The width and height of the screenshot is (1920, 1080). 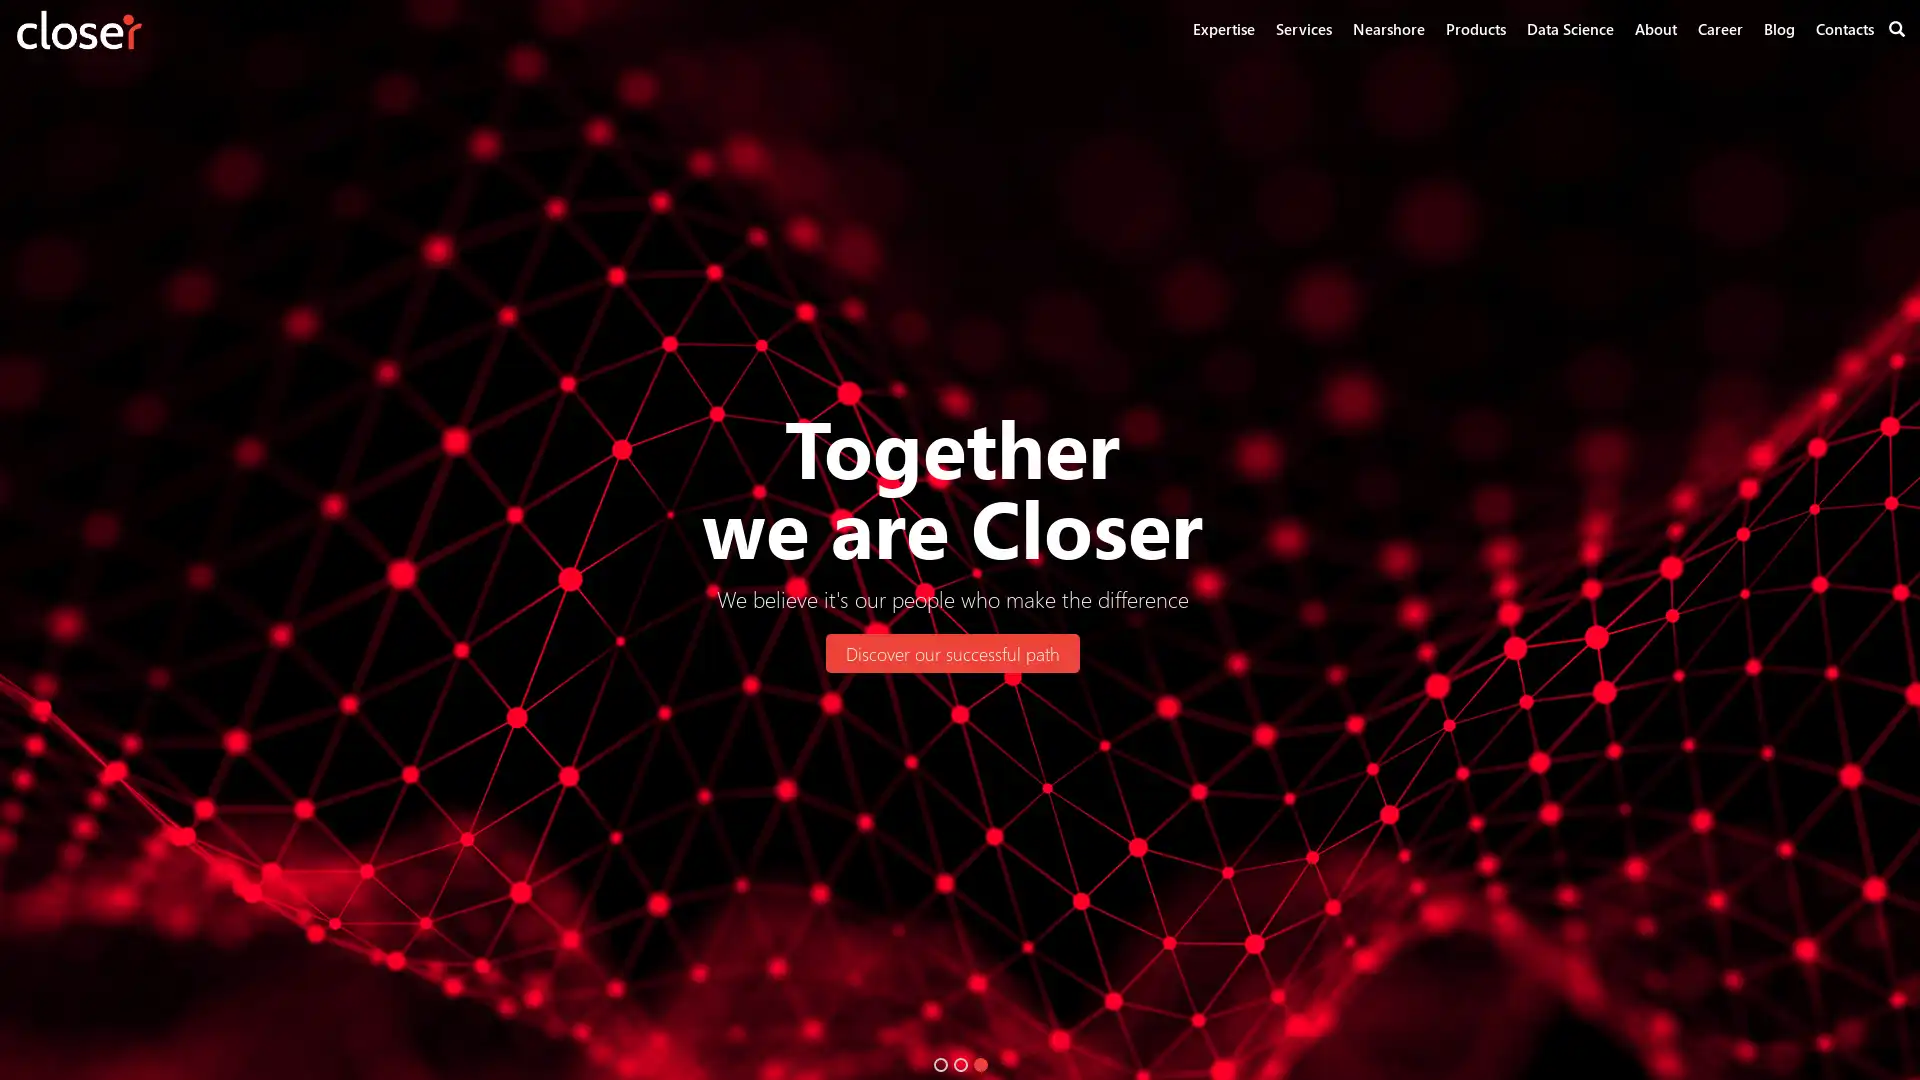 What do you see at coordinates (939, 1063) in the screenshot?
I see `1` at bounding box center [939, 1063].